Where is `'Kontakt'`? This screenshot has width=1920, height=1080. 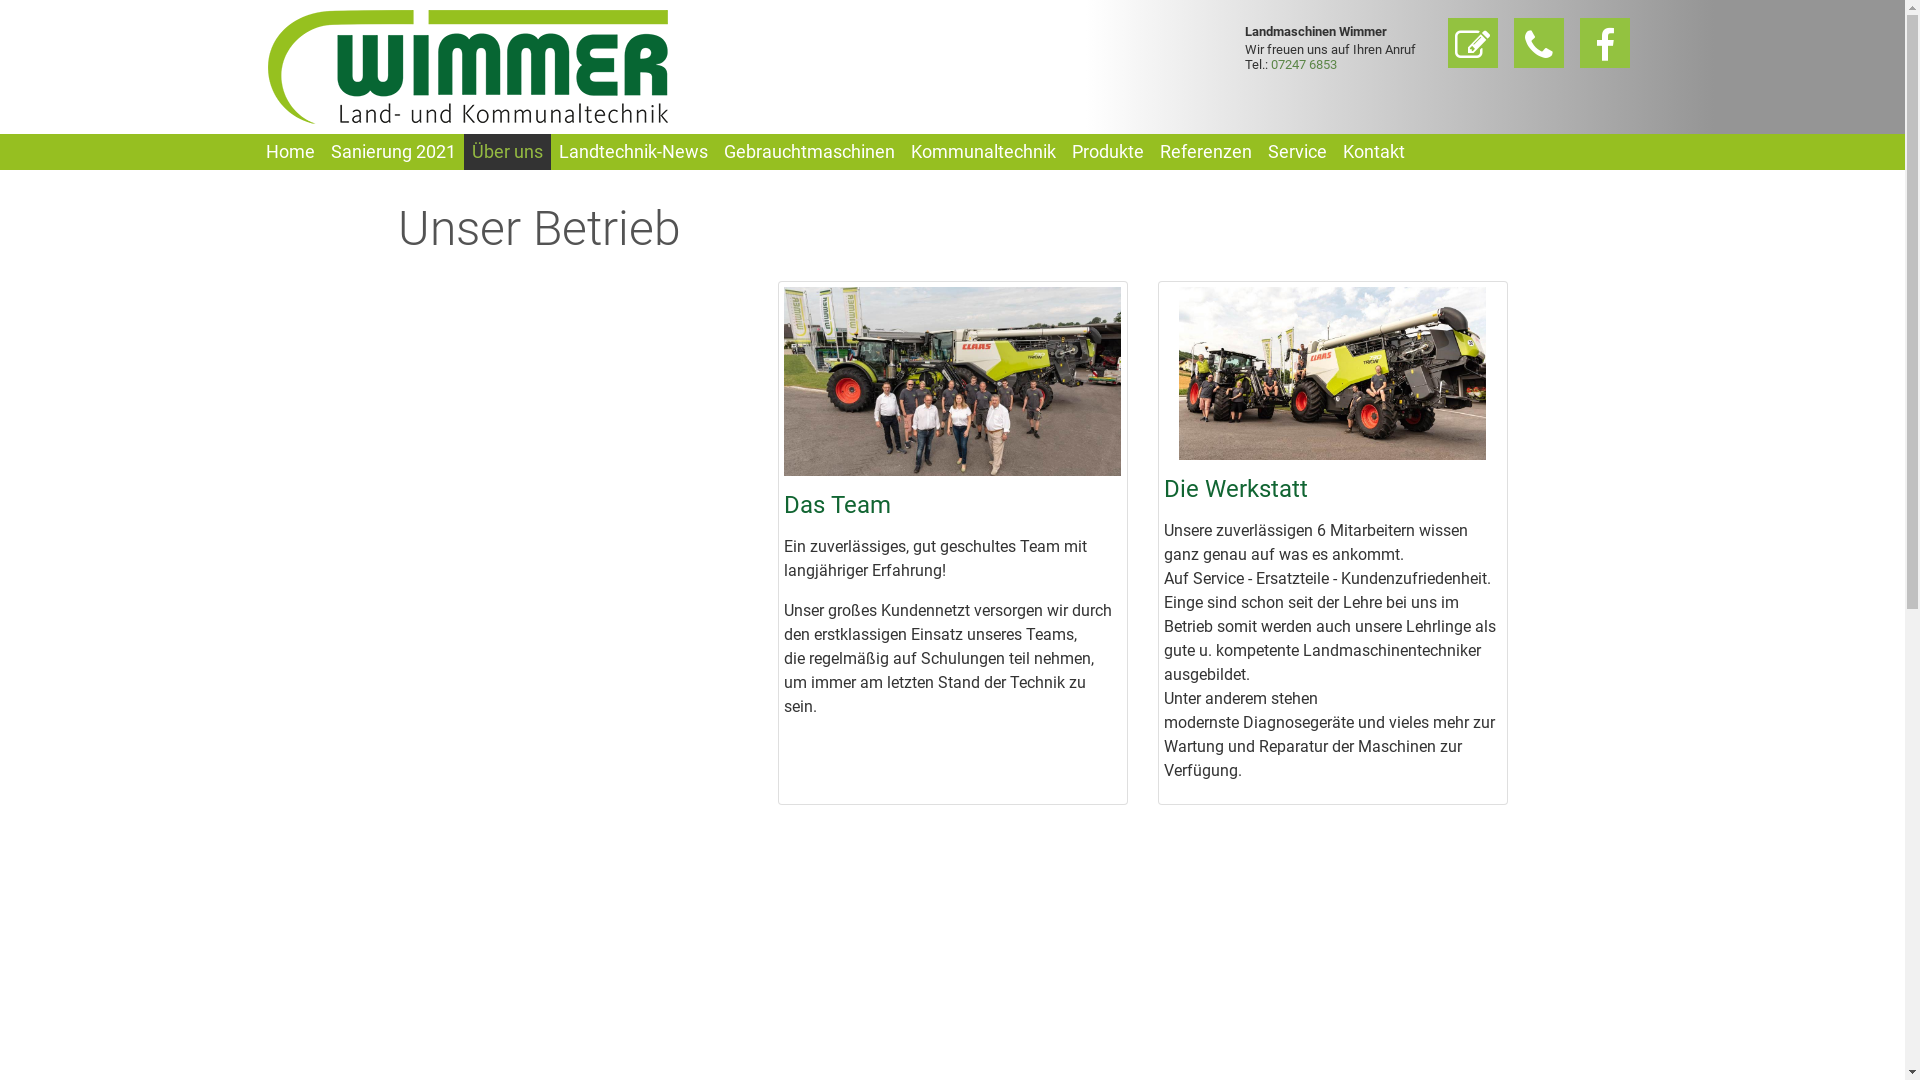 'Kontakt' is located at coordinates (1371, 150).